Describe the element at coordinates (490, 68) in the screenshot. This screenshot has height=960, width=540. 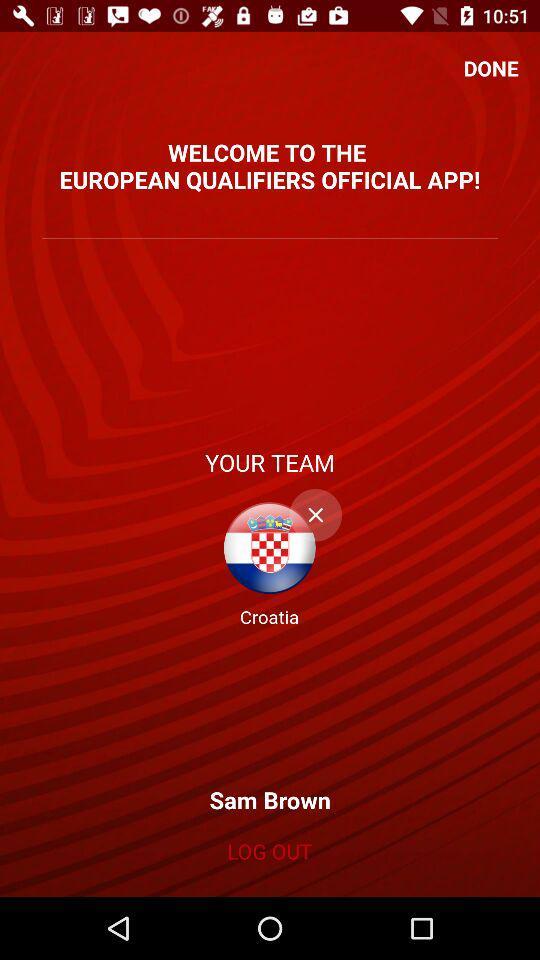
I see `done at the top right corner` at that location.